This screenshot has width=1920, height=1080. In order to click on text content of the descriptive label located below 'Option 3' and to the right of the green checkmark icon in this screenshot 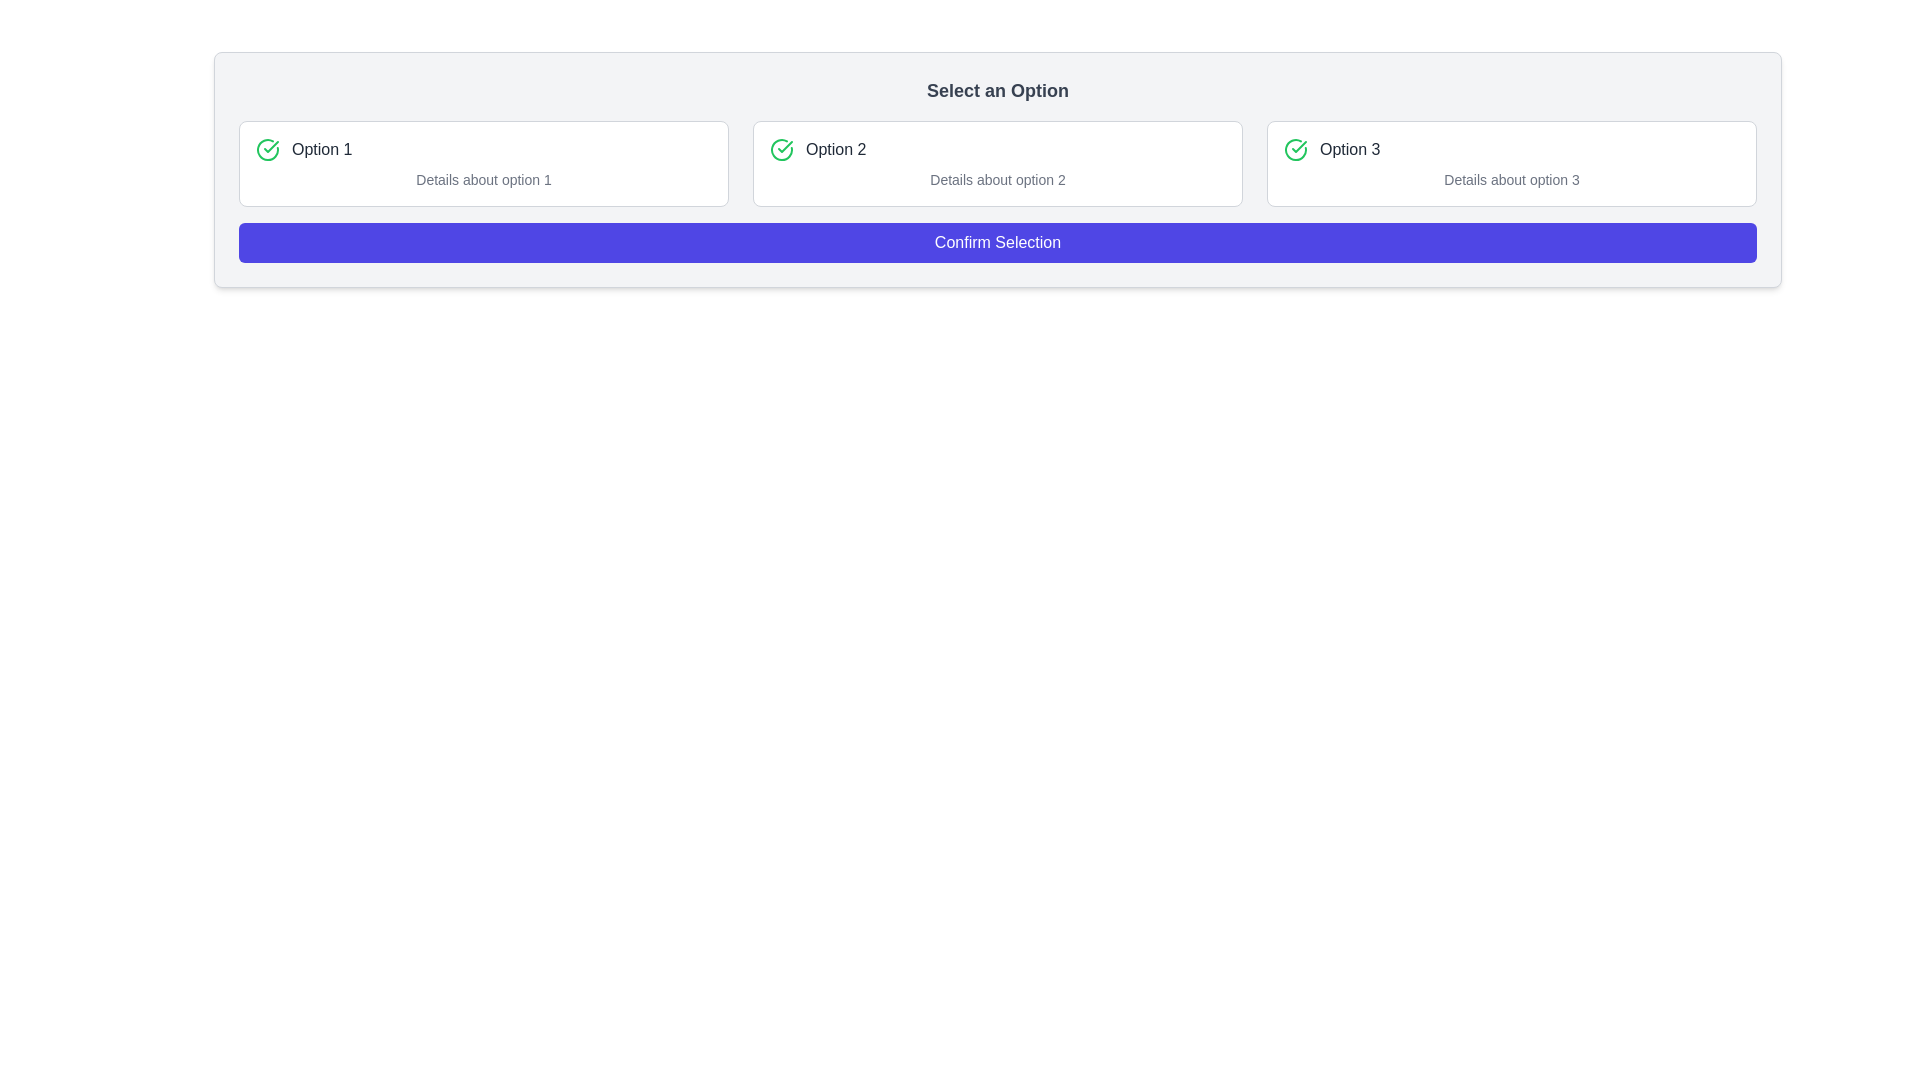, I will do `click(1512, 180)`.